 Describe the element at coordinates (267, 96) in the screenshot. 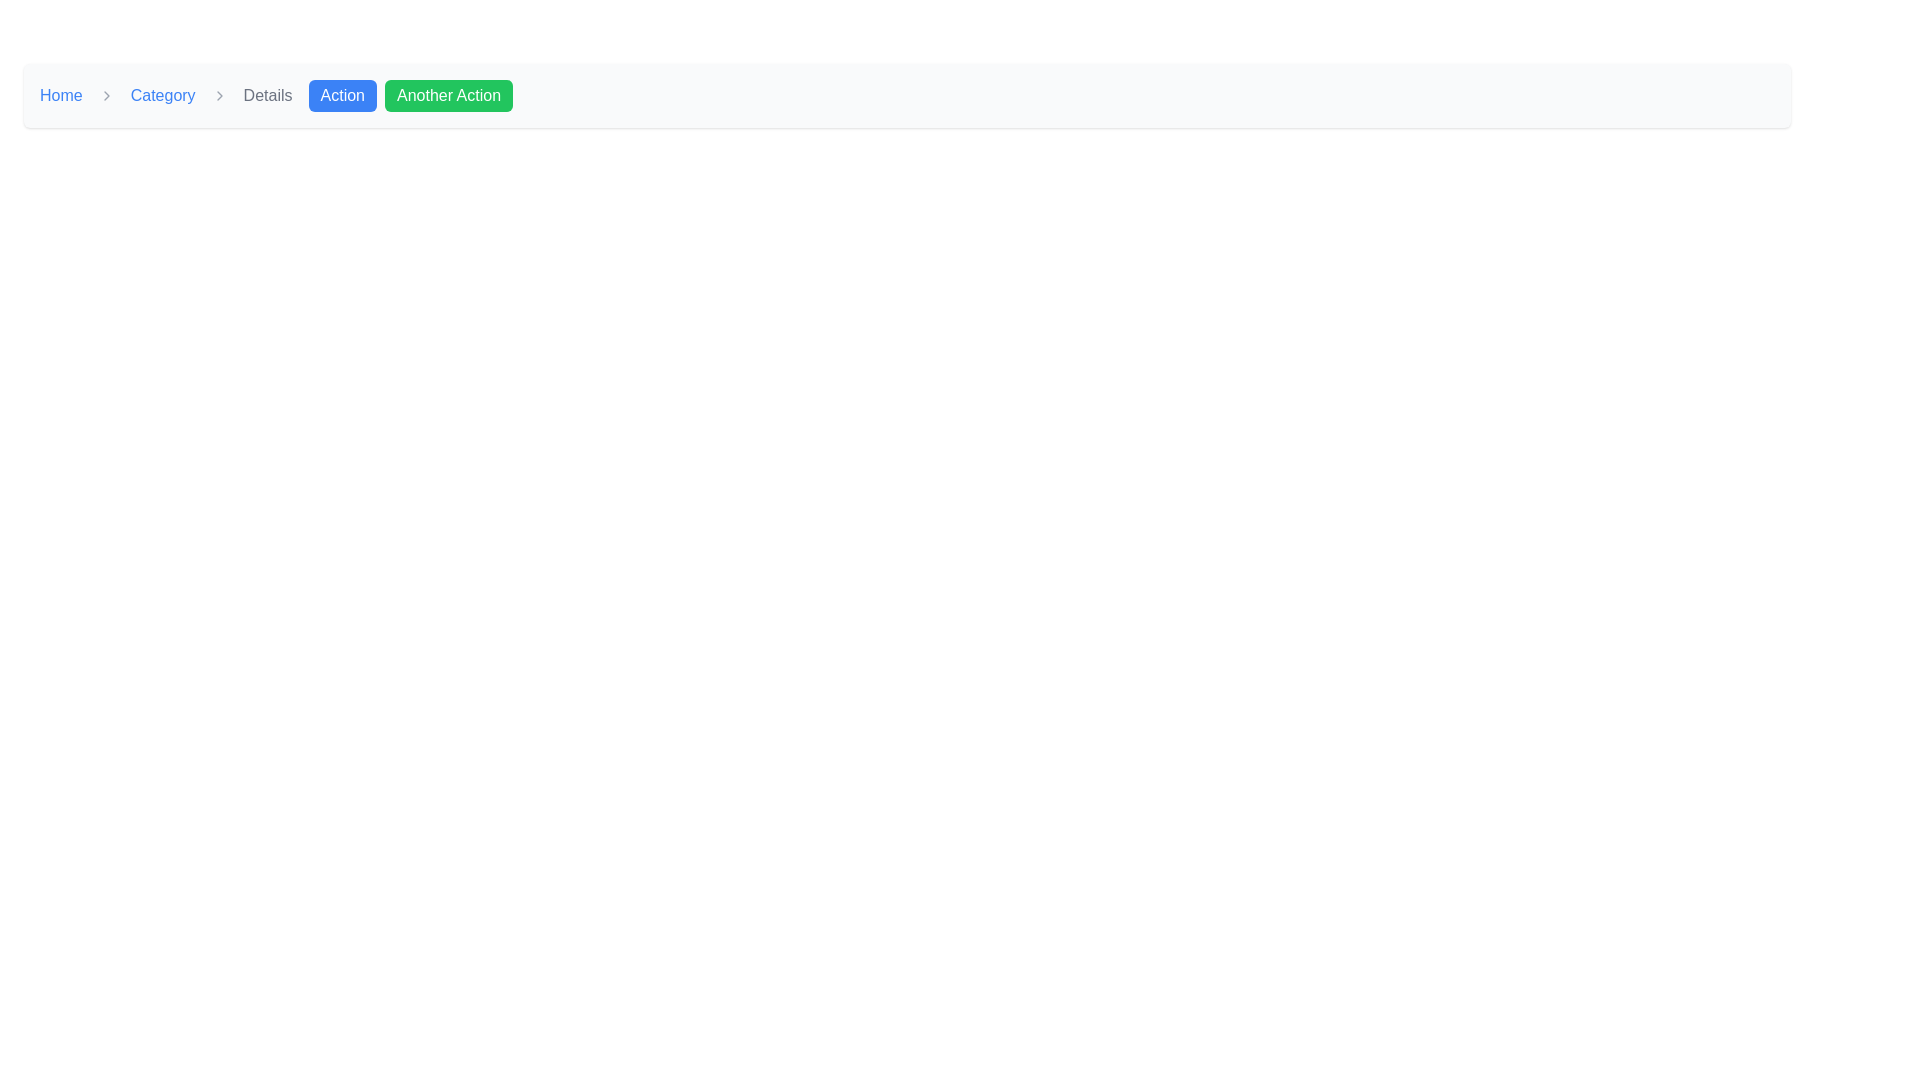

I see `the text label displaying 'Details' in gray font color located in the breadcrumb navigation bar, positioned to the right of the 'Category' link and before the 'Action' button` at that location.